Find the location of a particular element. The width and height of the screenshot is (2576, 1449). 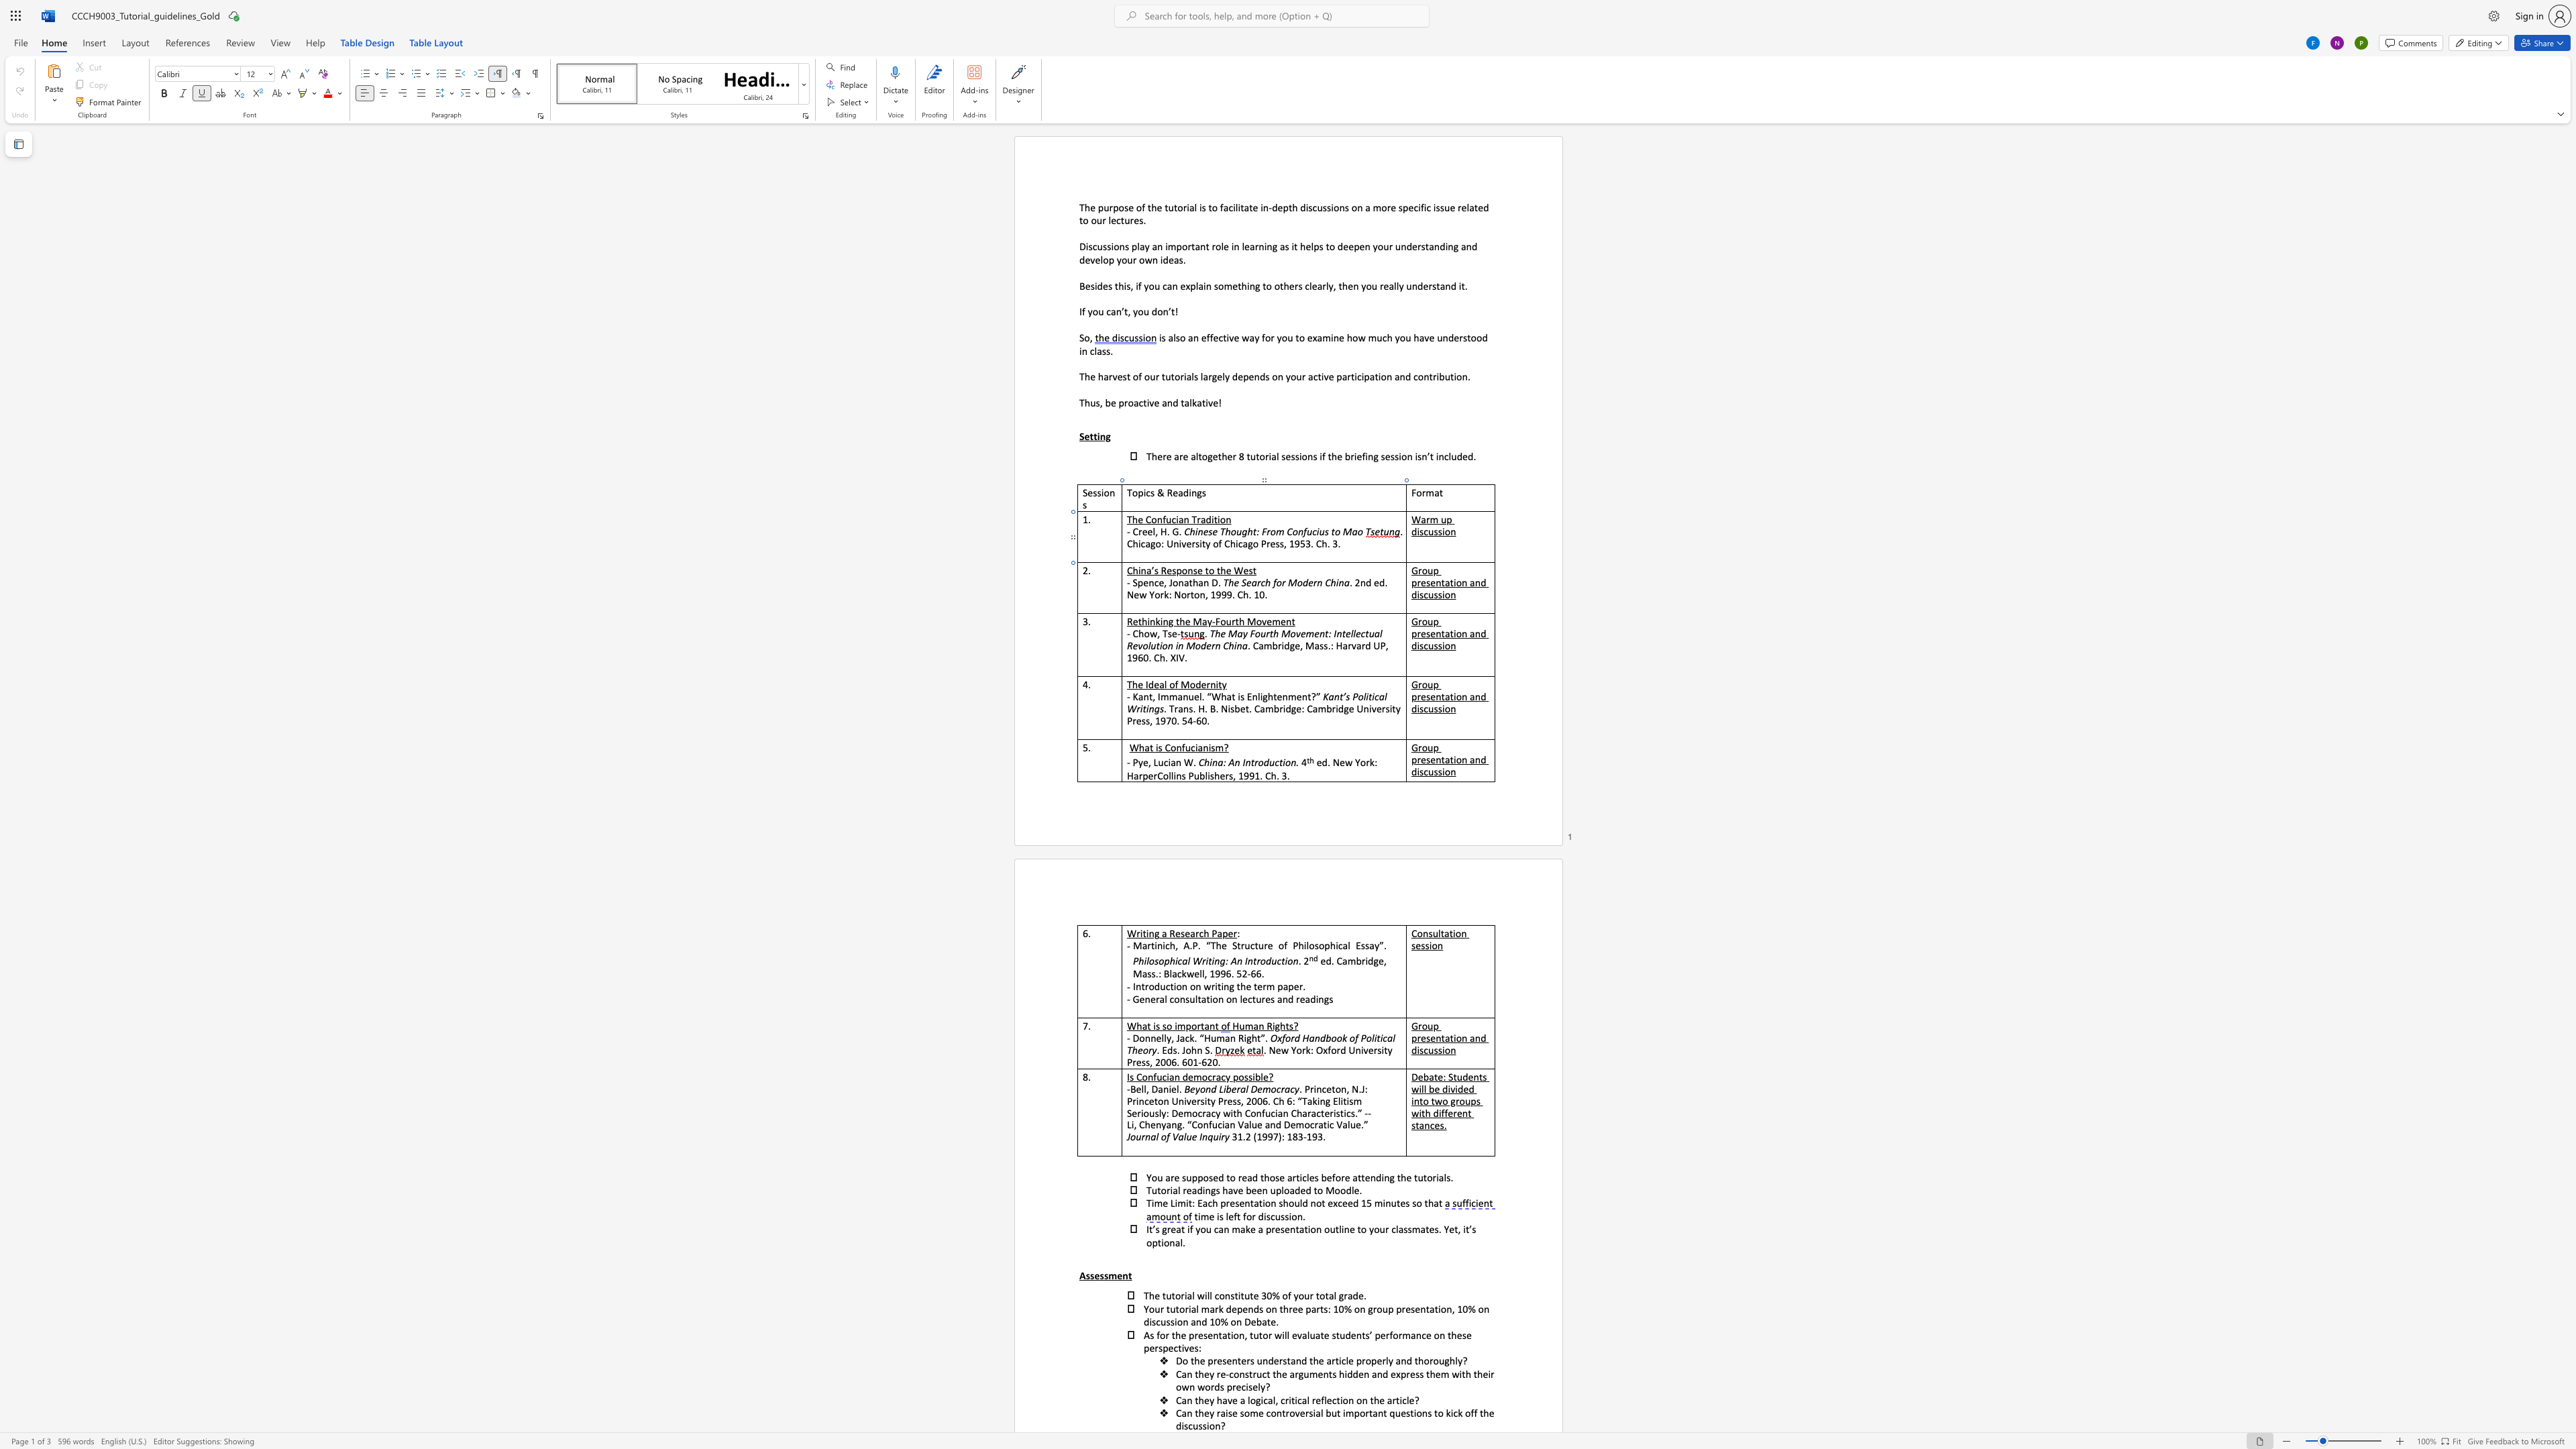

the 3th character "t" in the text is located at coordinates (1253, 570).